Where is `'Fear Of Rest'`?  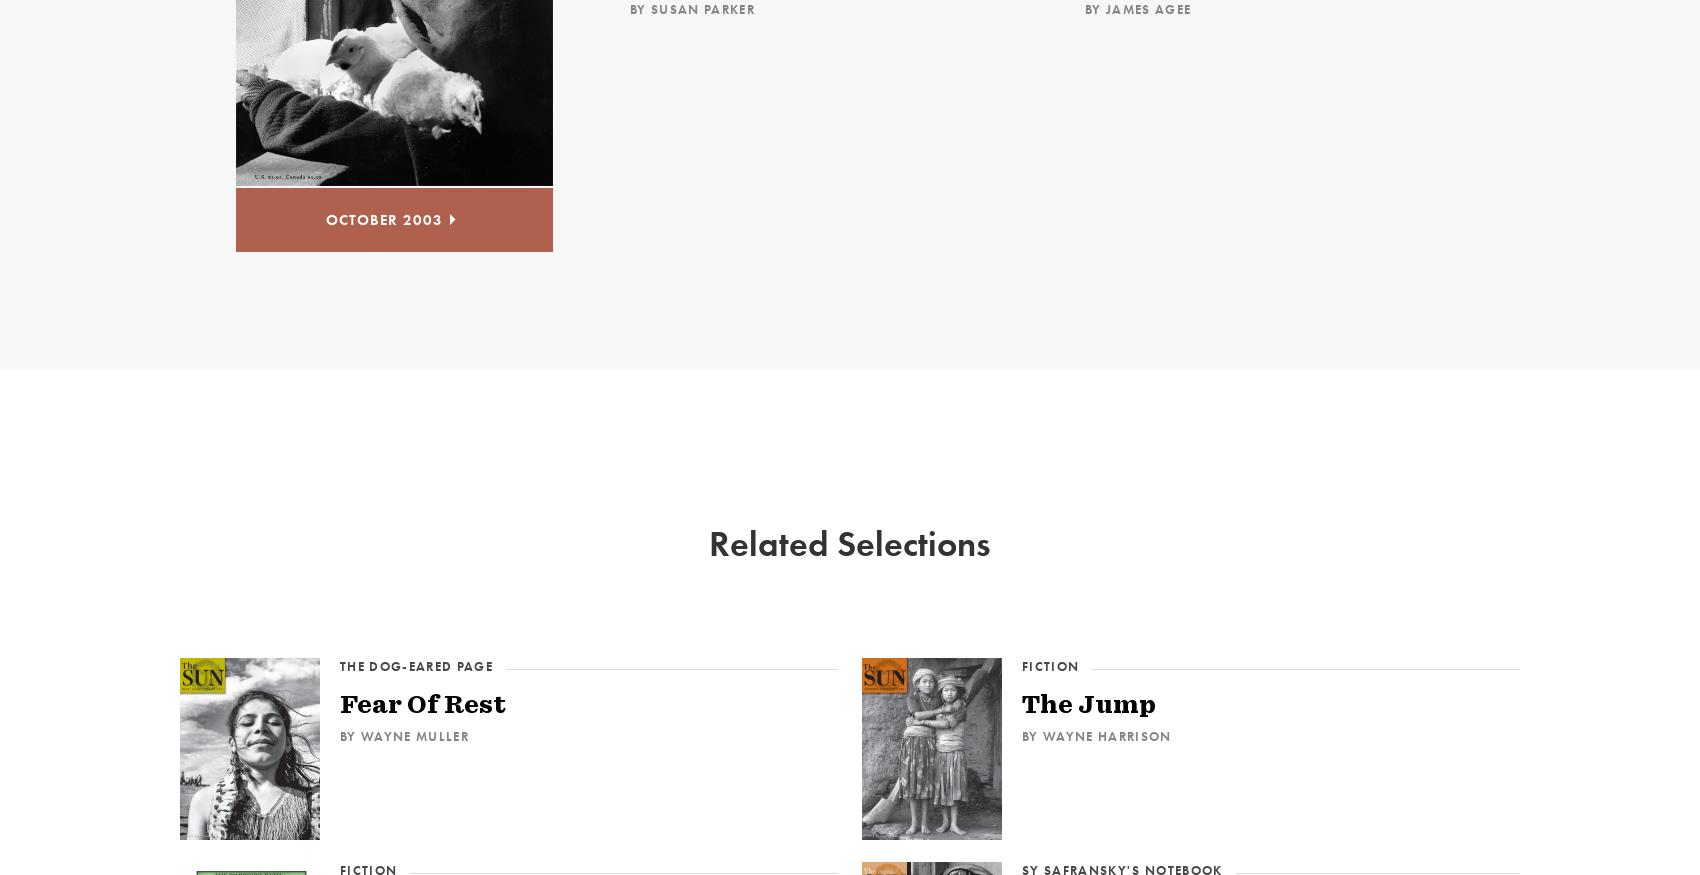 'Fear Of Rest' is located at coordinates (421, 702).